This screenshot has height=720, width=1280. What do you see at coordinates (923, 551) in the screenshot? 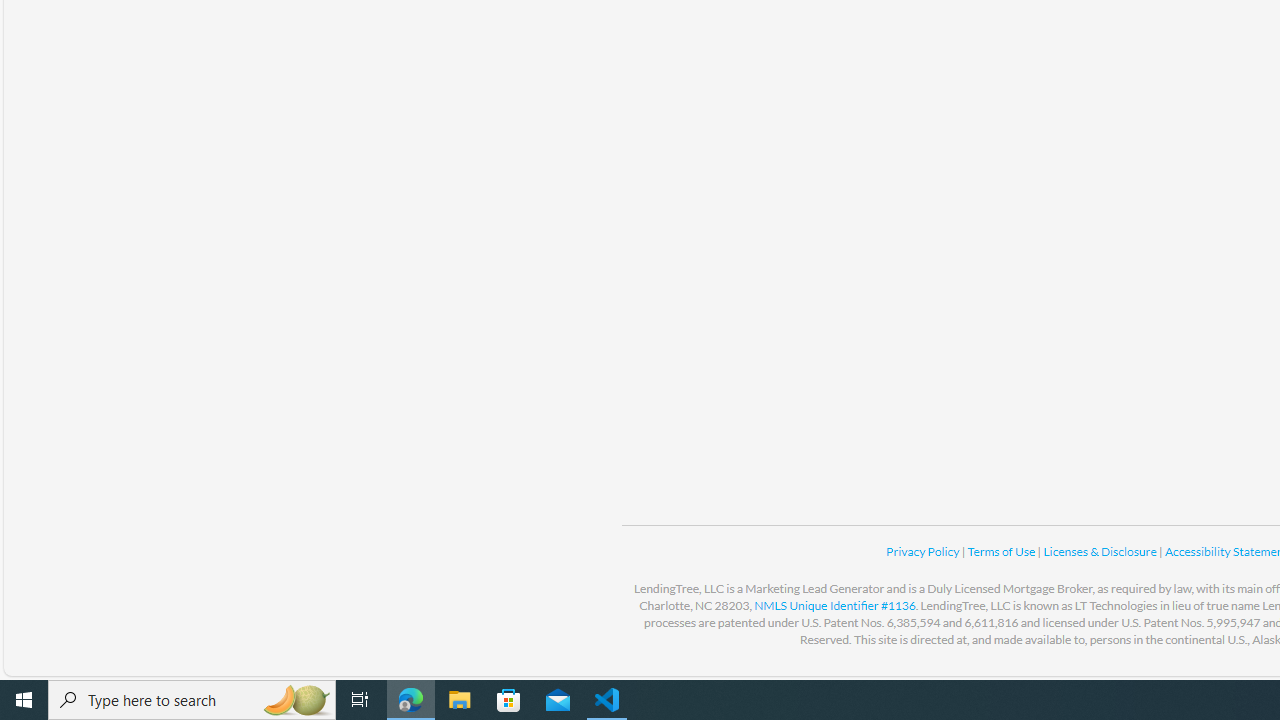
I see `'Privacy Policy '` at bounding box center [923, 551].